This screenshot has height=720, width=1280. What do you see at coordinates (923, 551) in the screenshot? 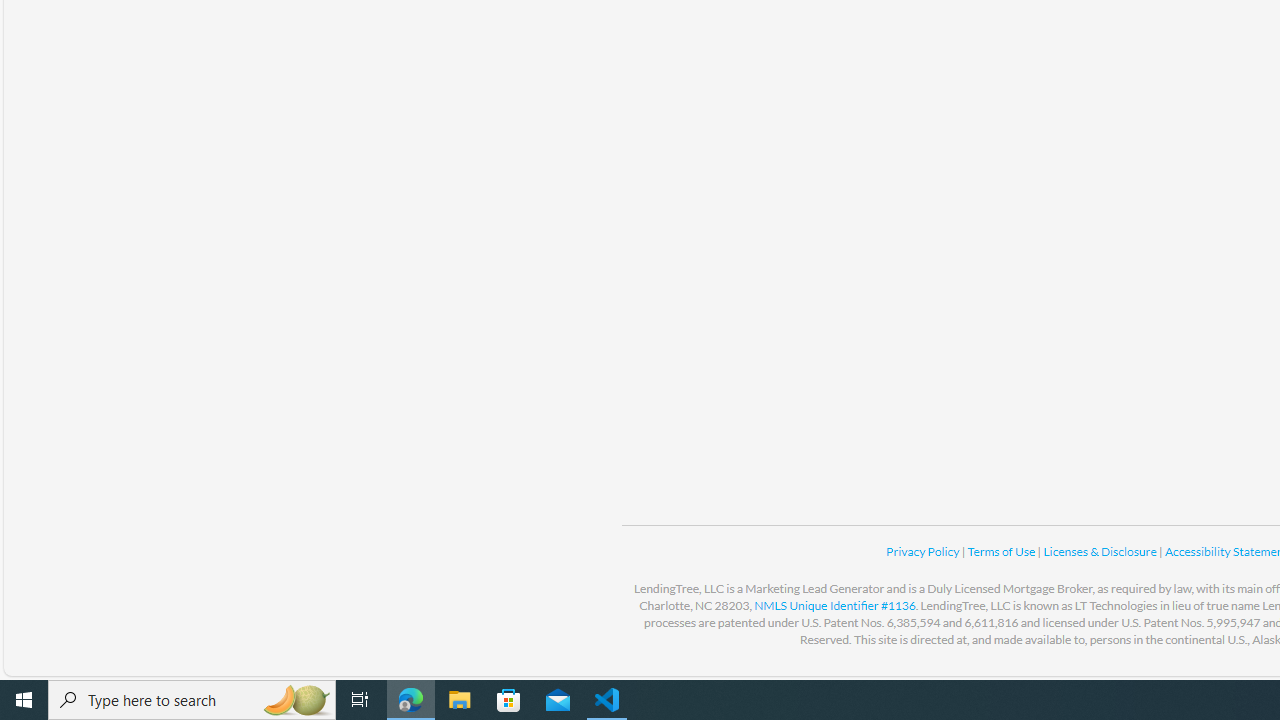
I see `'Privacy Policy '` at bounding box center [923, 551].